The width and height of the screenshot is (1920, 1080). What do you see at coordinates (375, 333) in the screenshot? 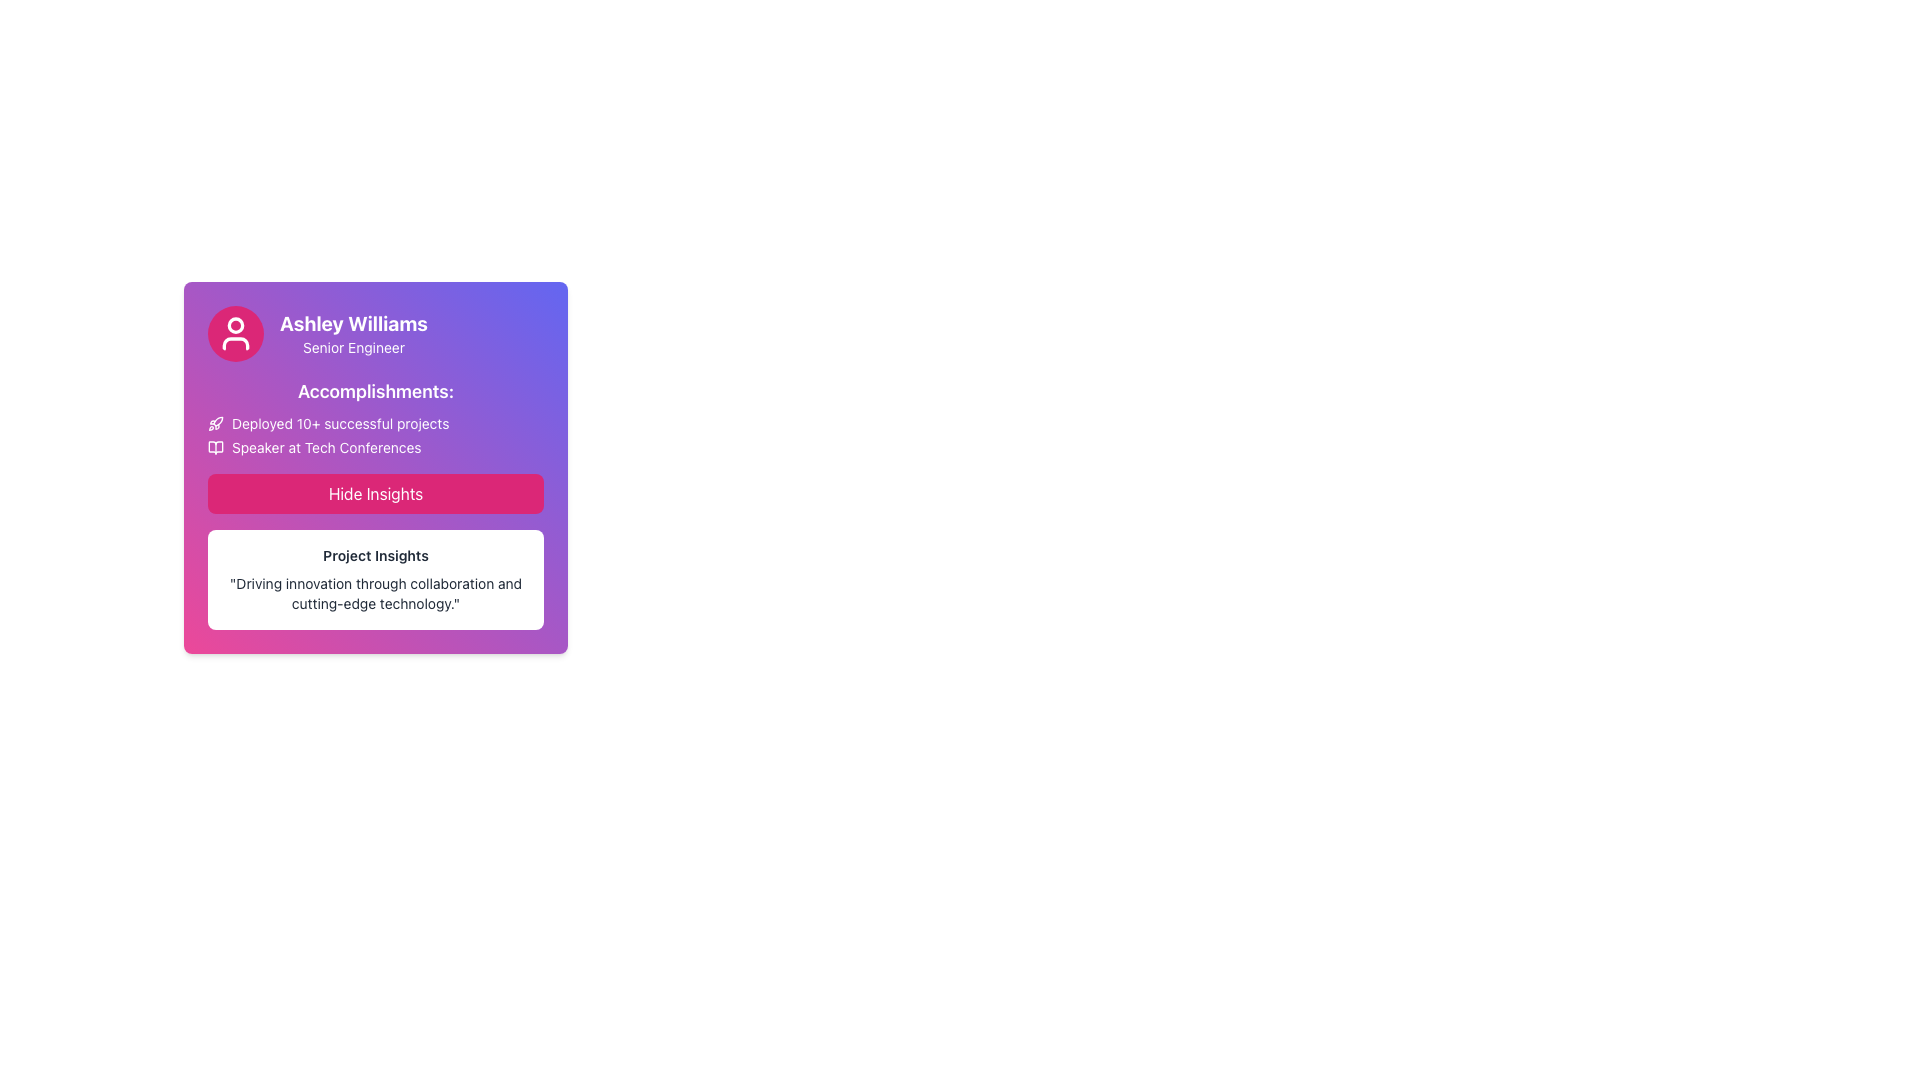
I see `text displayed in the Text and Icon Section of the profile card, located under the pink user icon and above the 'Accomplishments' heading` at bounding box center [375, 333].